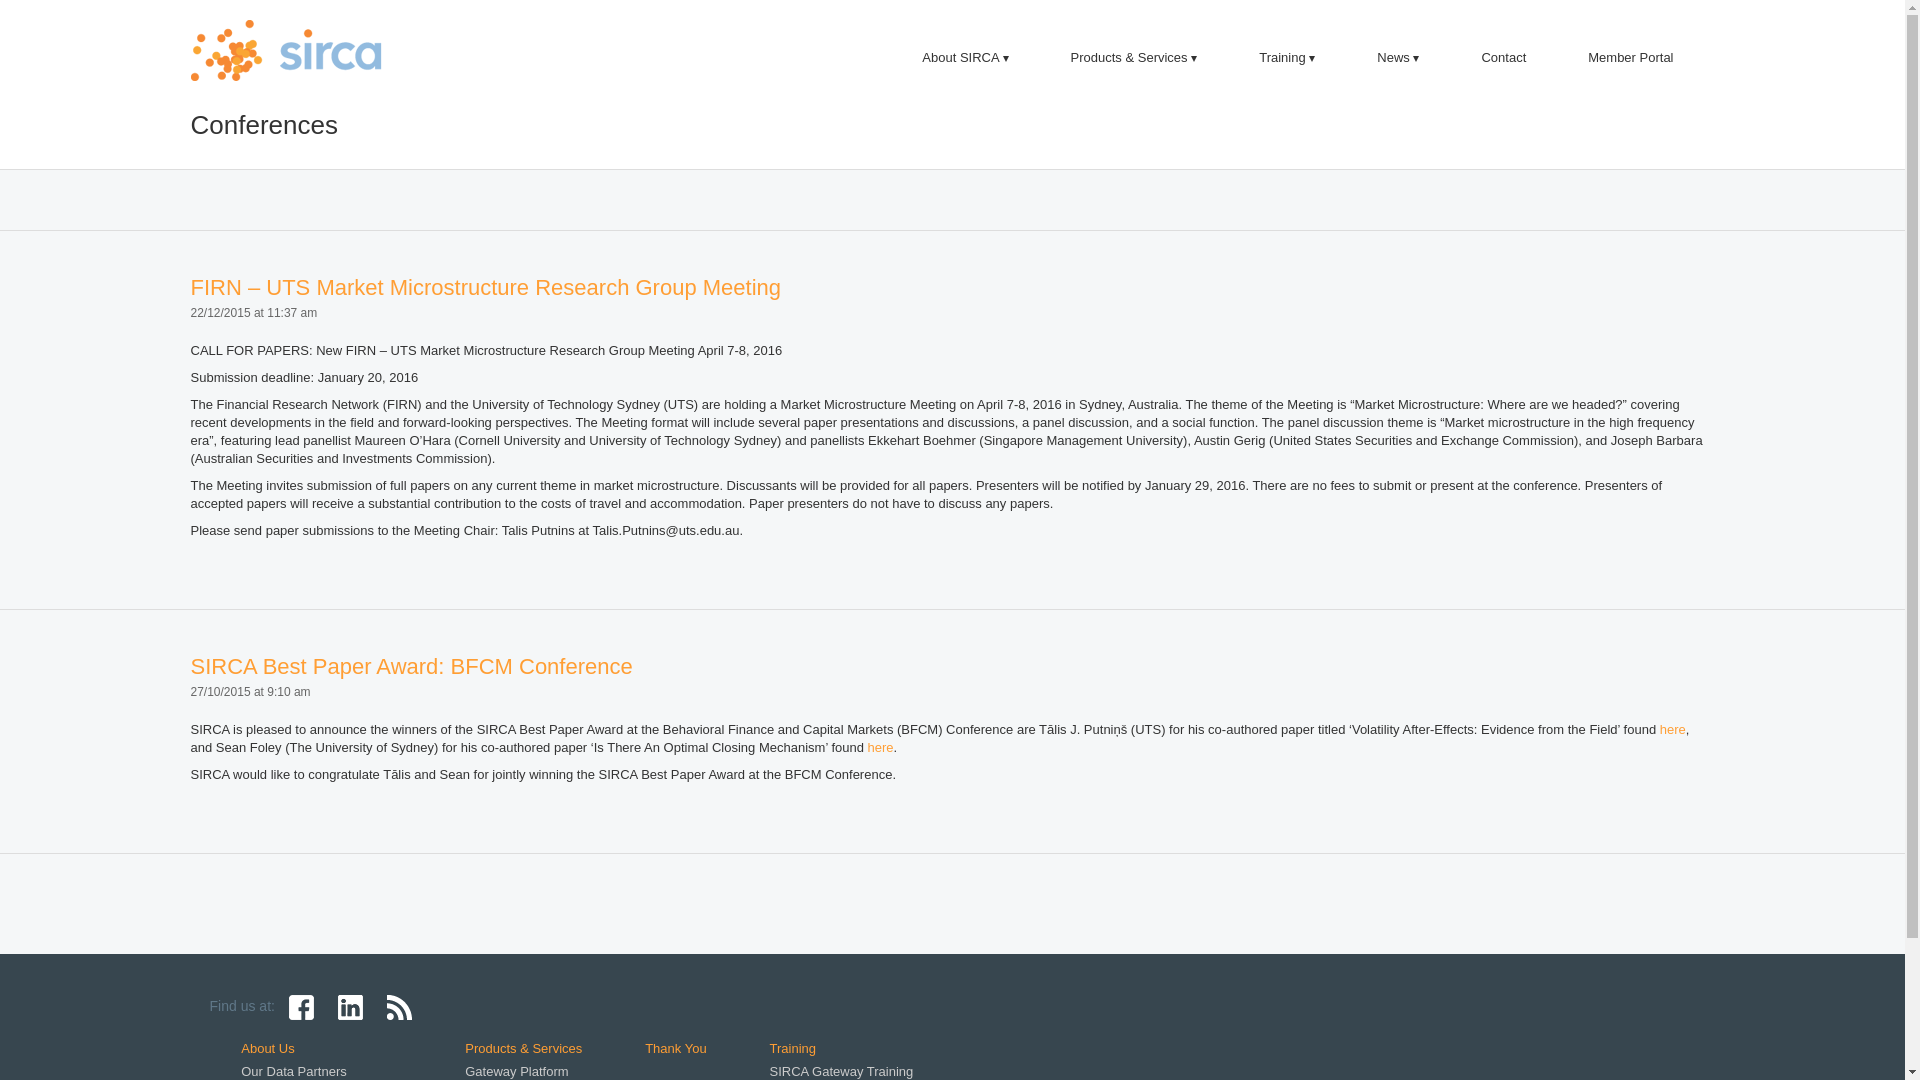 Image resolution: width=1920 pixels, height=1080 pixels. What do you see at coordinates (1630, 56) in the screenshot?
I see `'Member Portal'` at bounding box center [1630, 56].